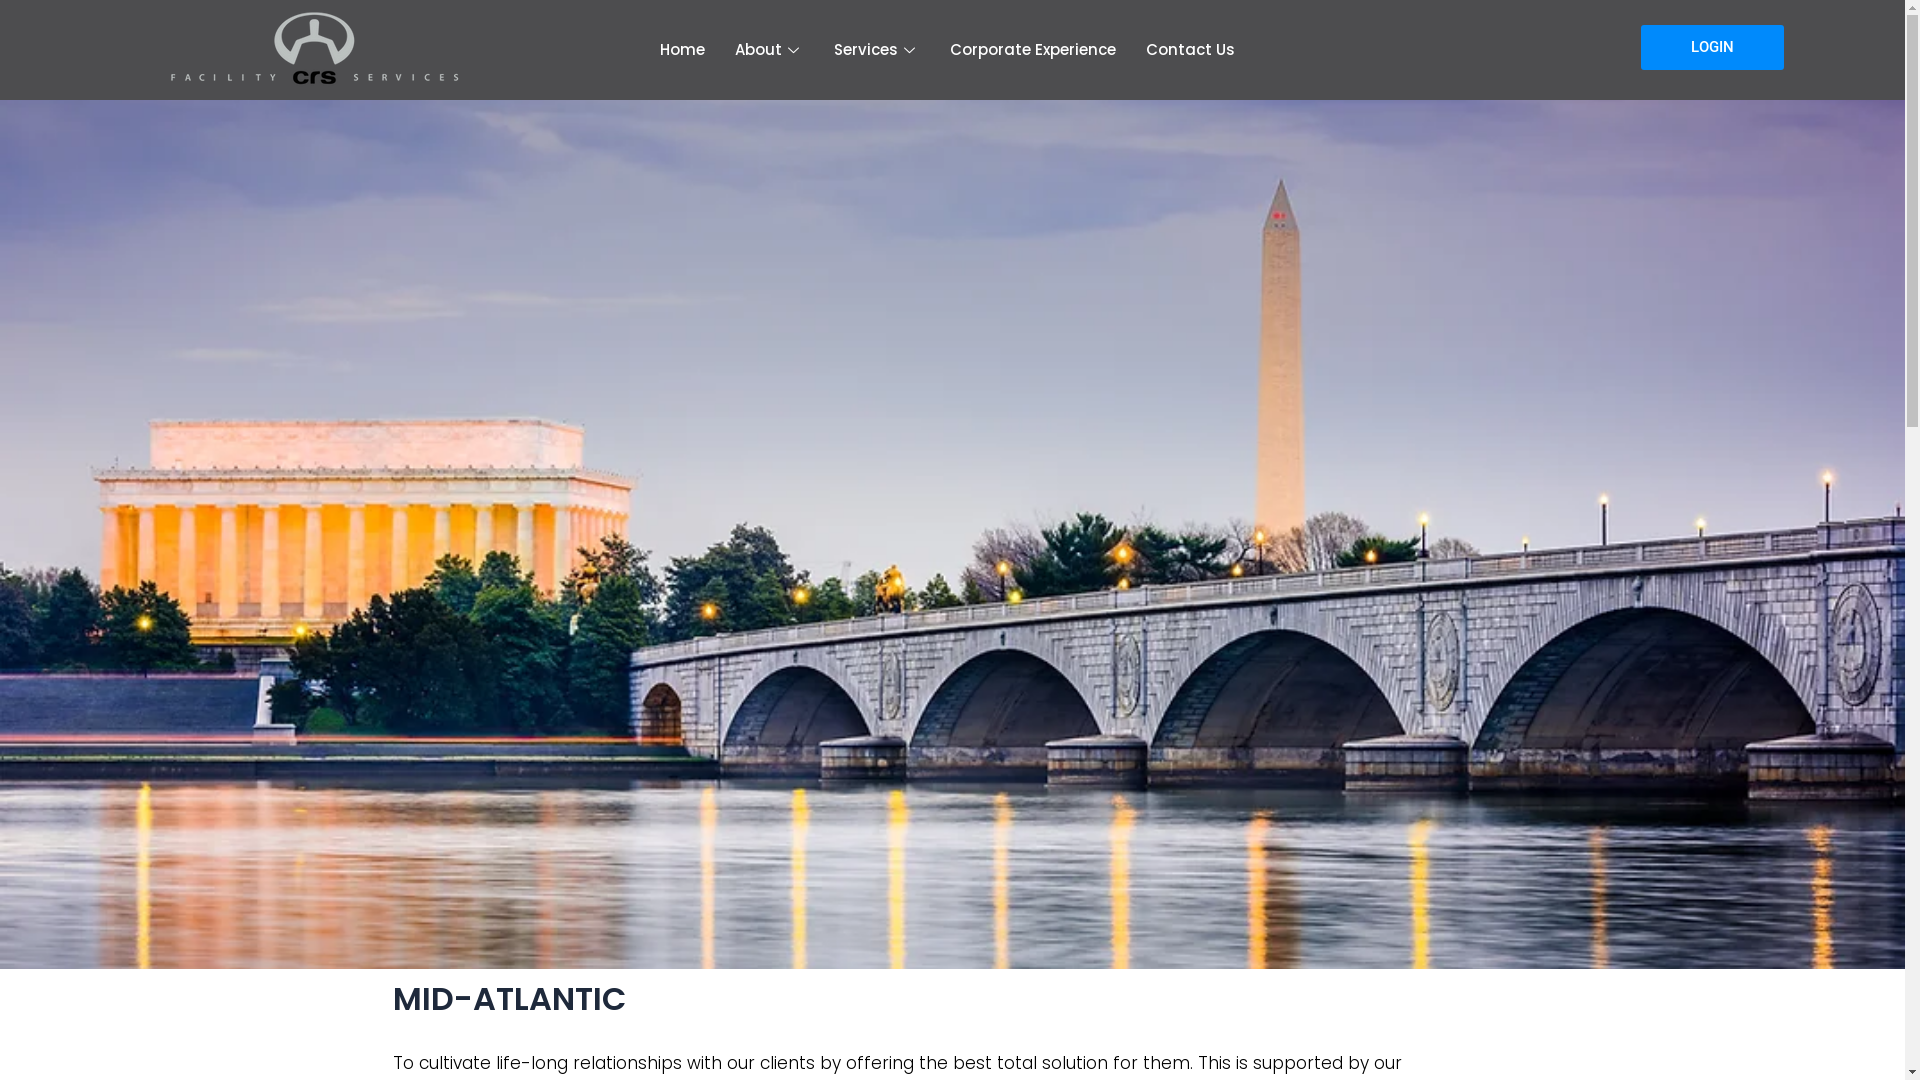  I want to click on 'Home', so click(682, 49).